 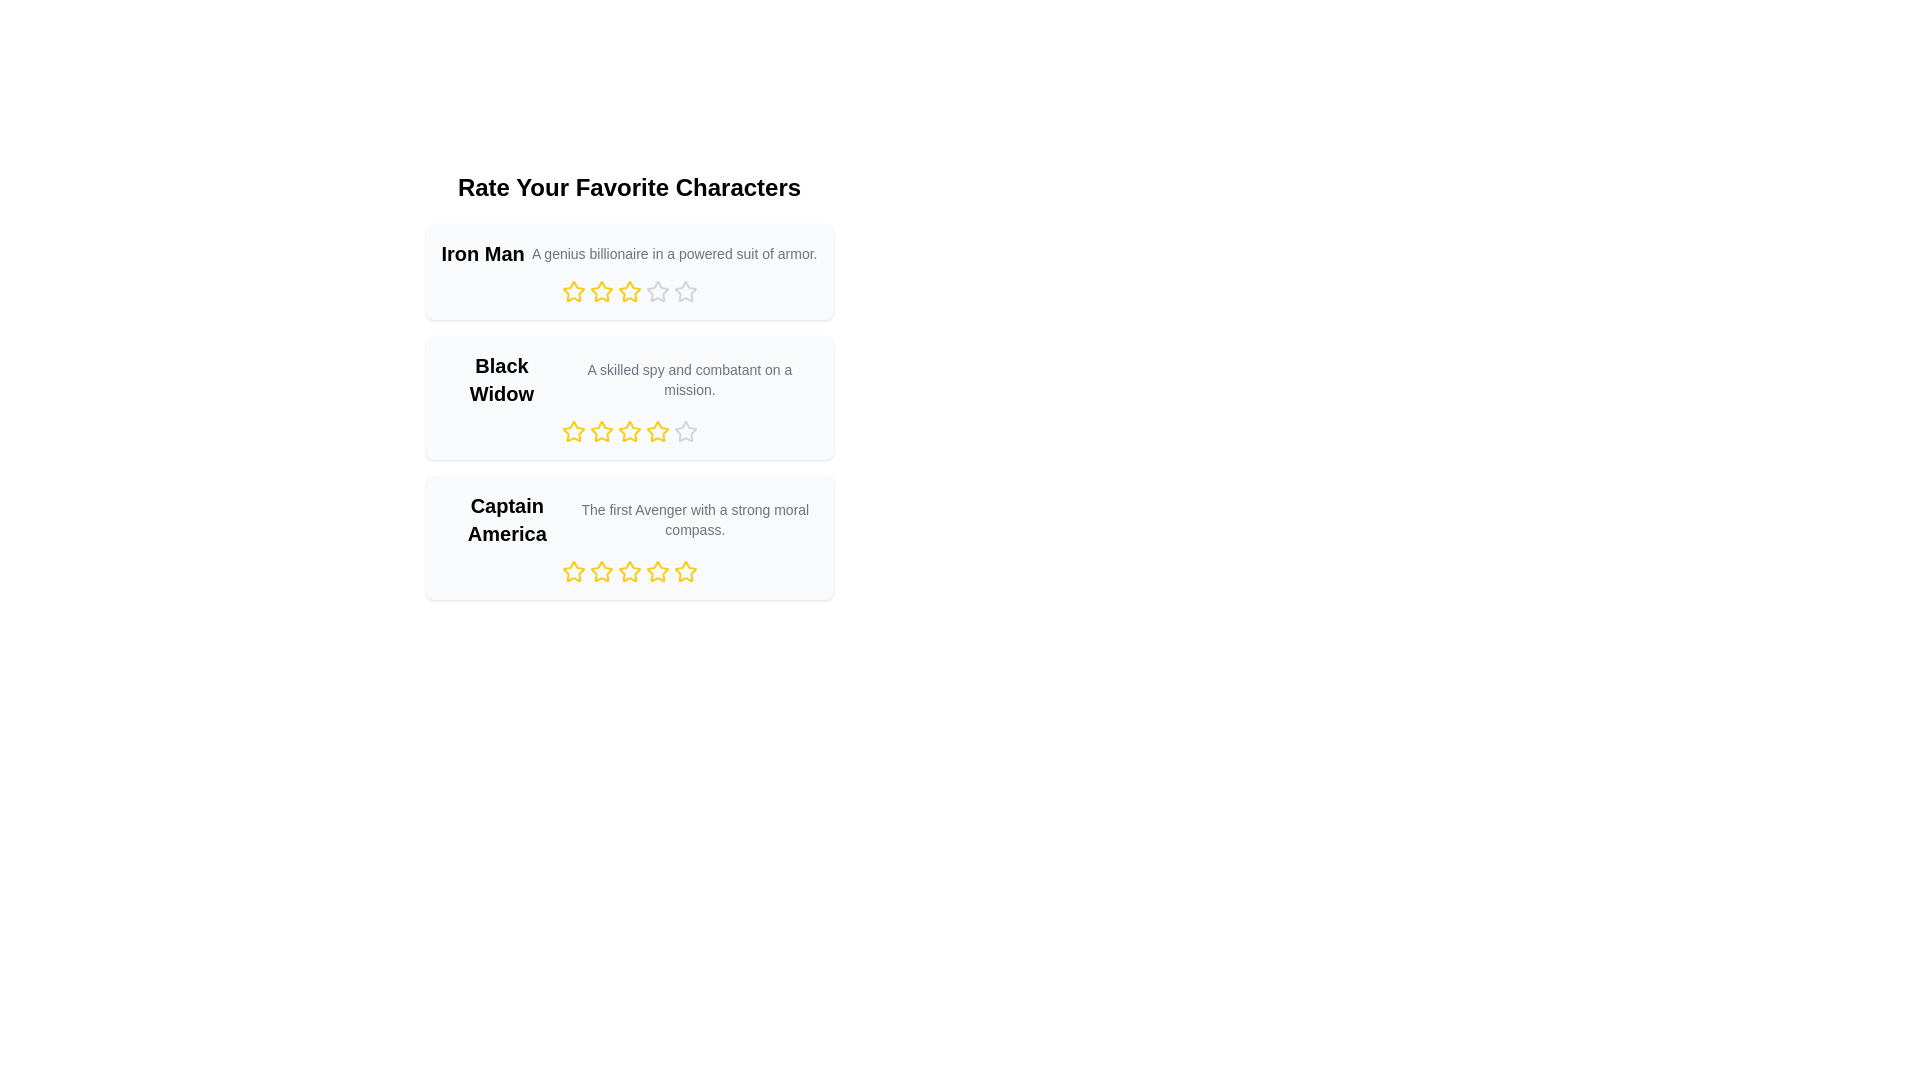 What do you see at coordinates (628, 431) in the screenshot?
I see `the fifth yellow star icon in the rating section for 'Black Widow'` at bounding box center [628, 431].